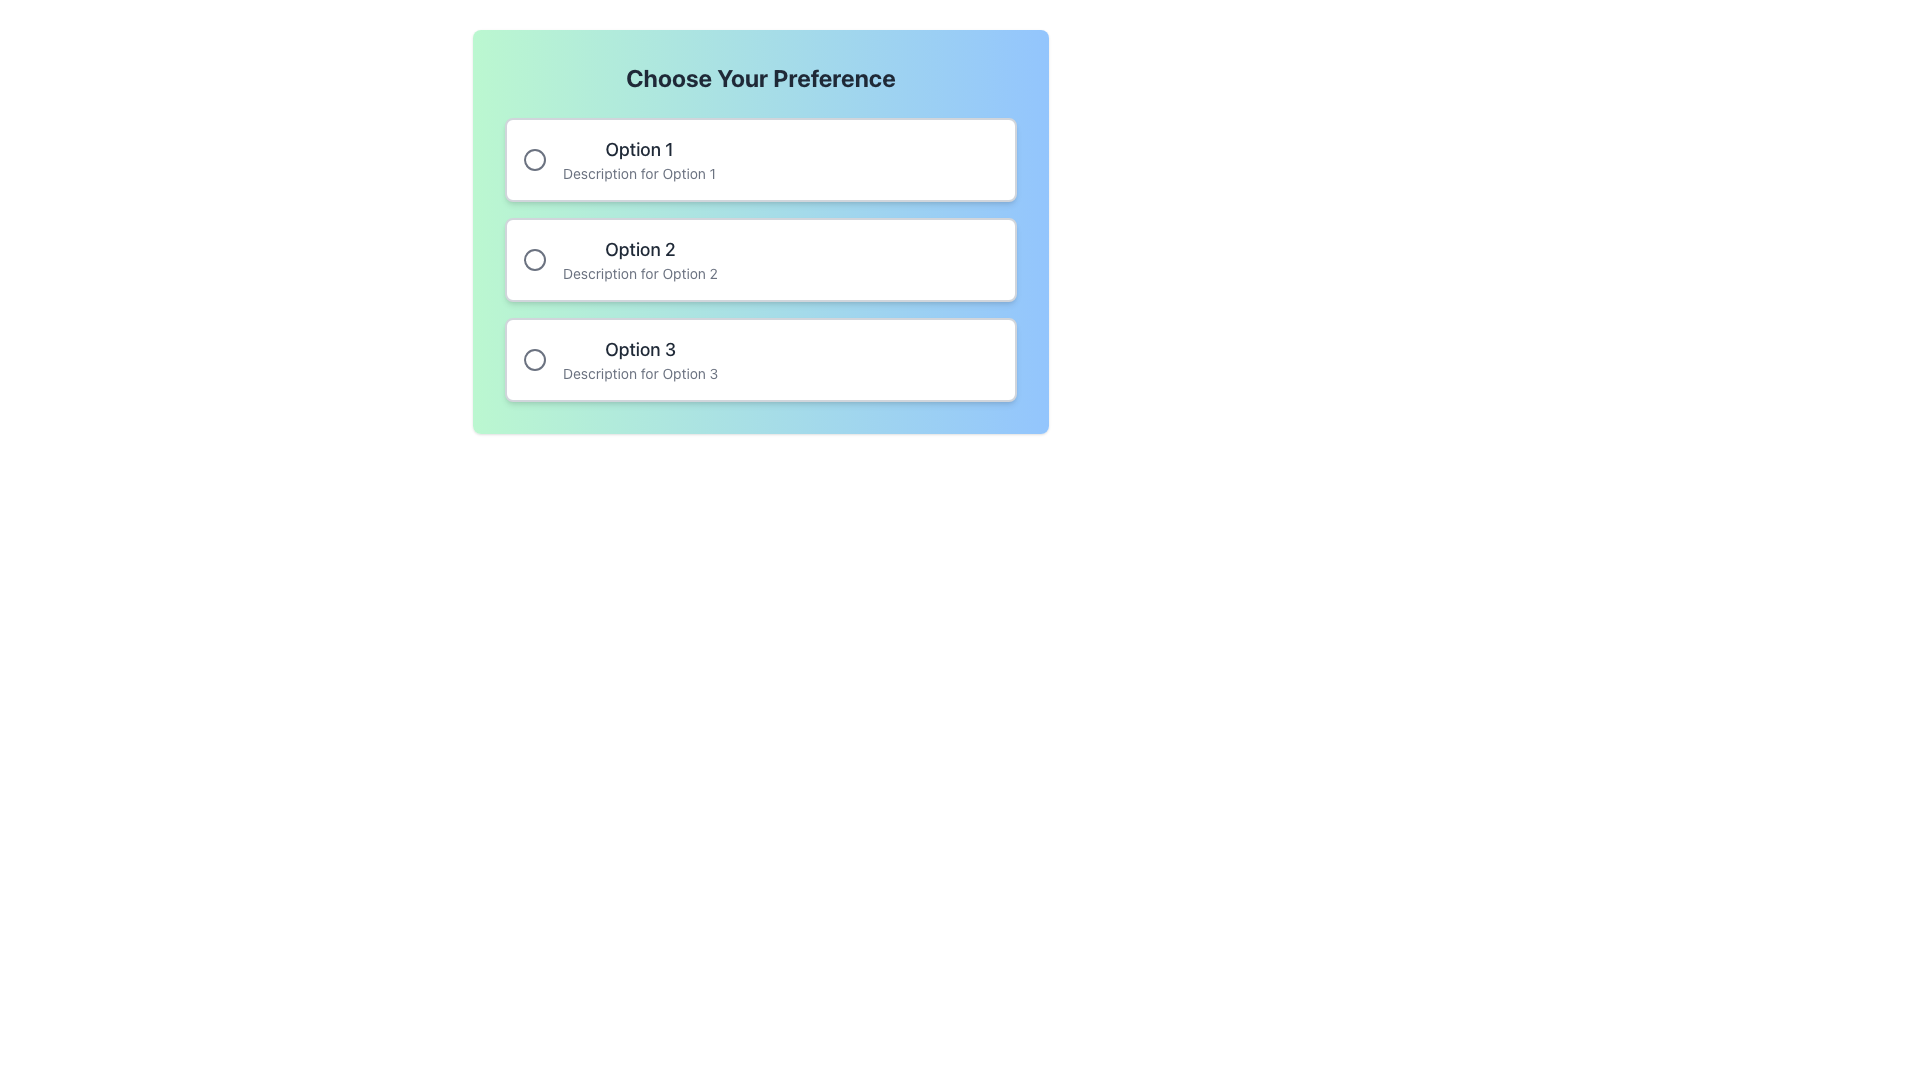 The image size is (1920, 1080). I want to click on the text block labeled 'Option 2' which is bold and larger in gray font, located within a white rectangular box beneath the heading 'Choose Your Preference', so click(640, 258).